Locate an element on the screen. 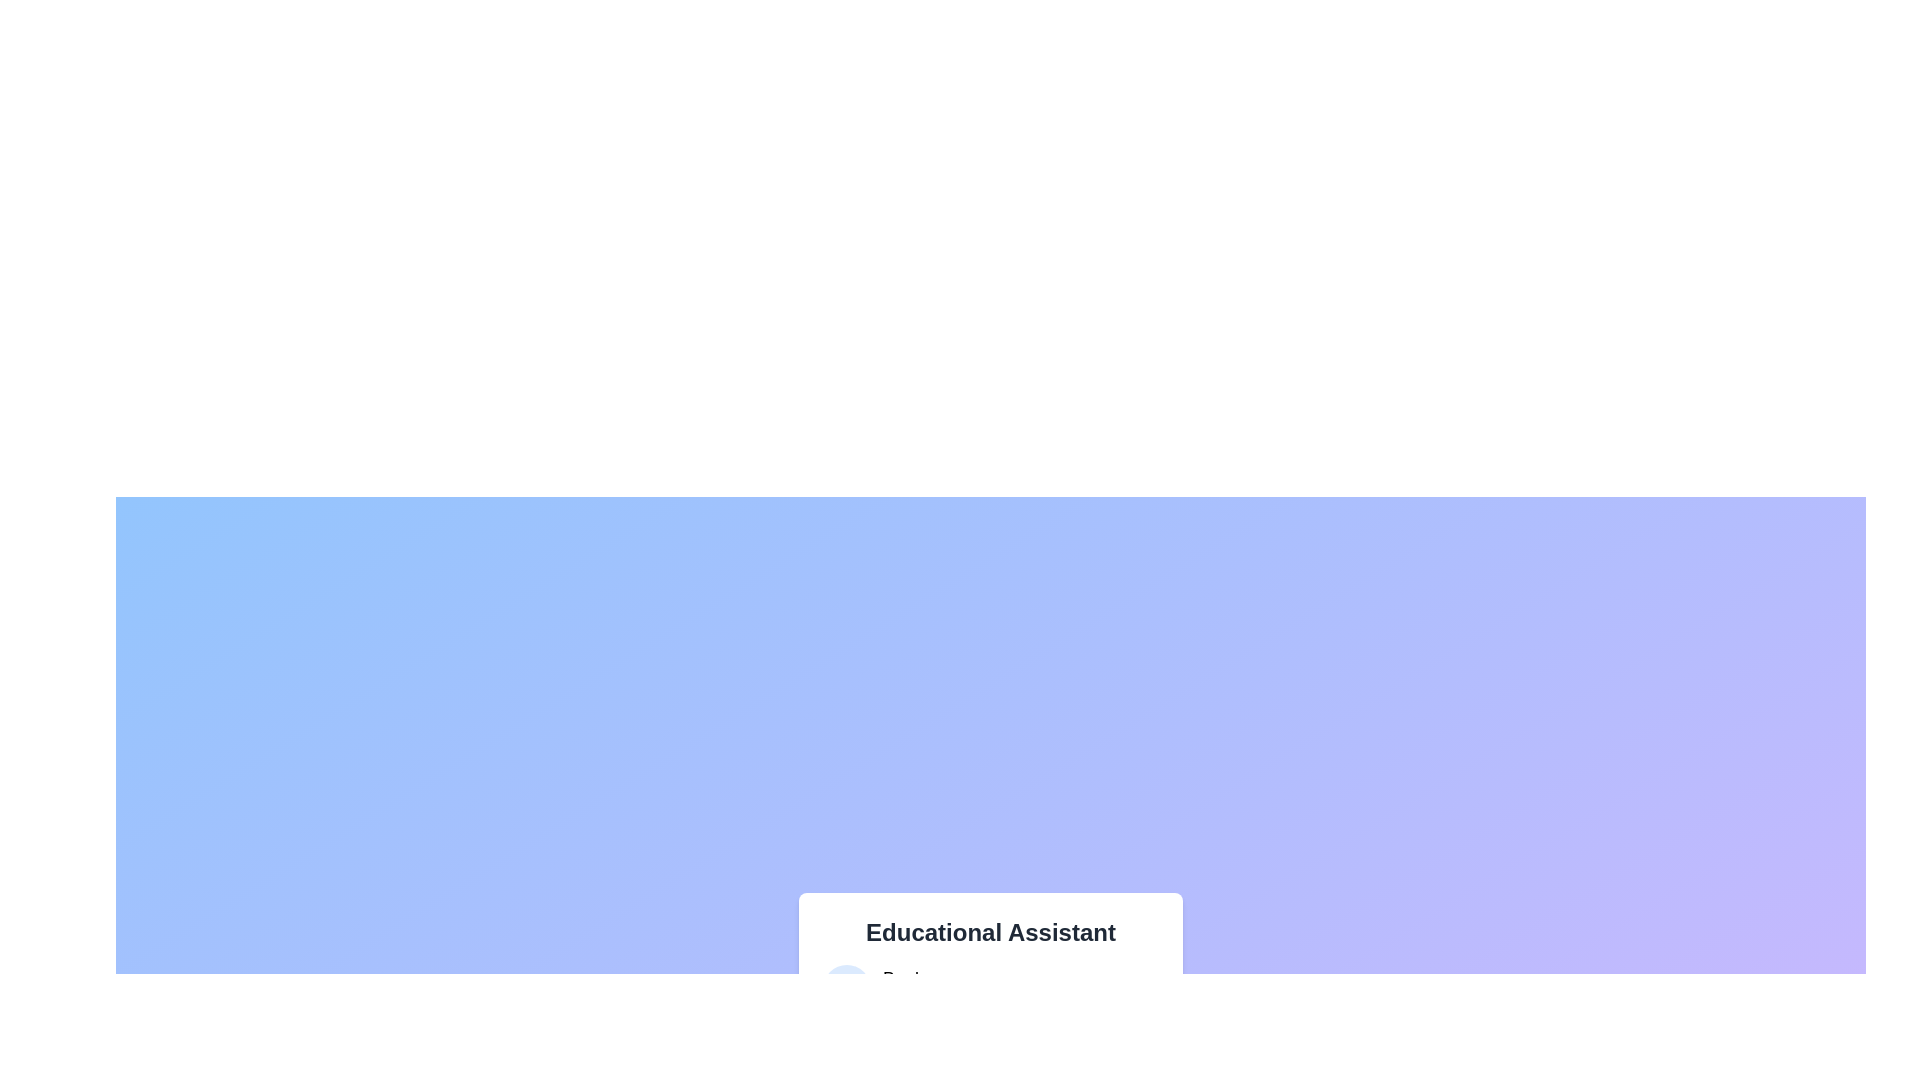 The width and height of the screenshot is (1920, 1080). the text label displaying 'Educational Assistant' is located at coordinates (990, 933).